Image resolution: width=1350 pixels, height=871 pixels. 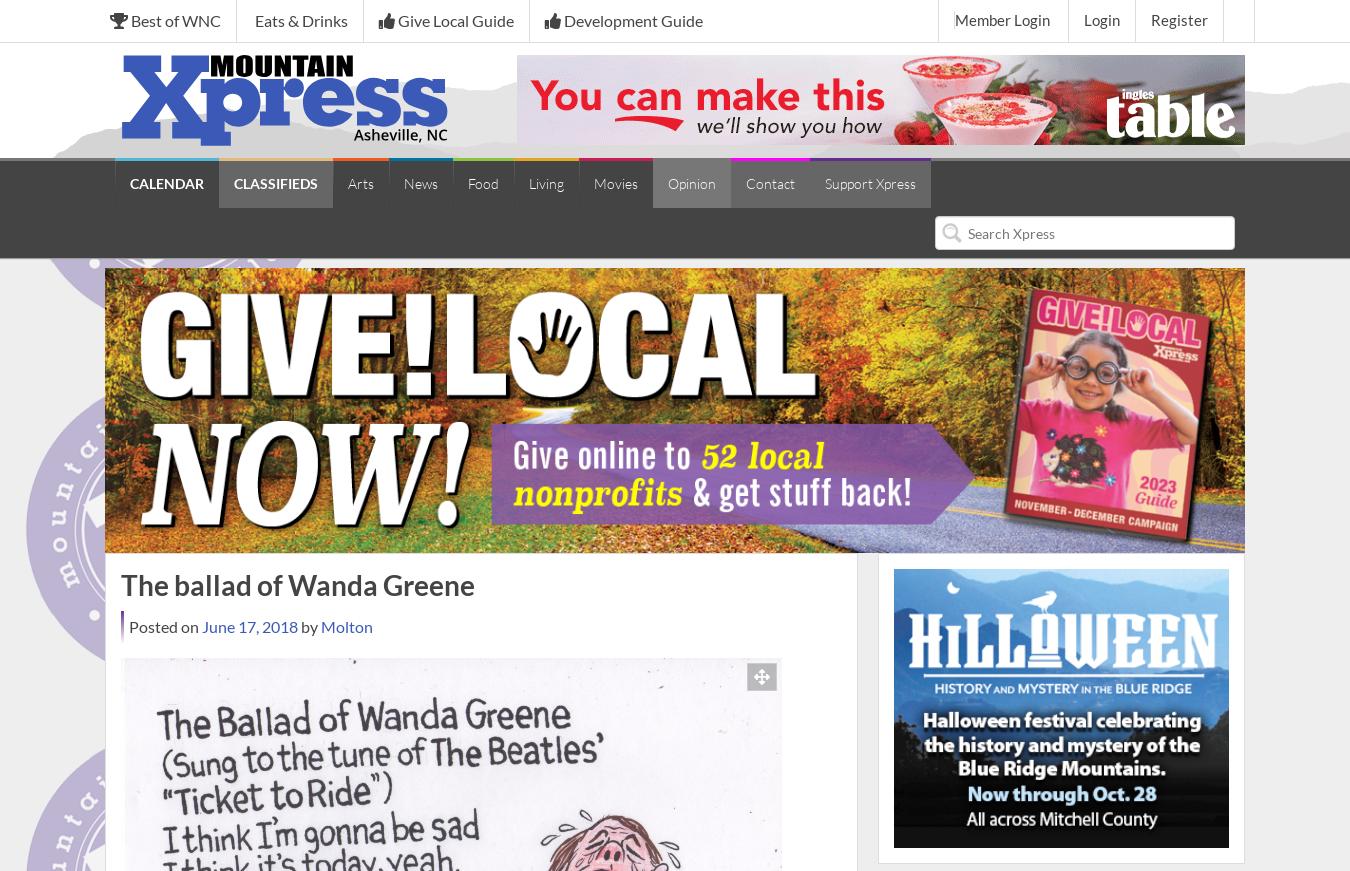 I want to click on 'CALENDAR', so click(x=166, y=183).